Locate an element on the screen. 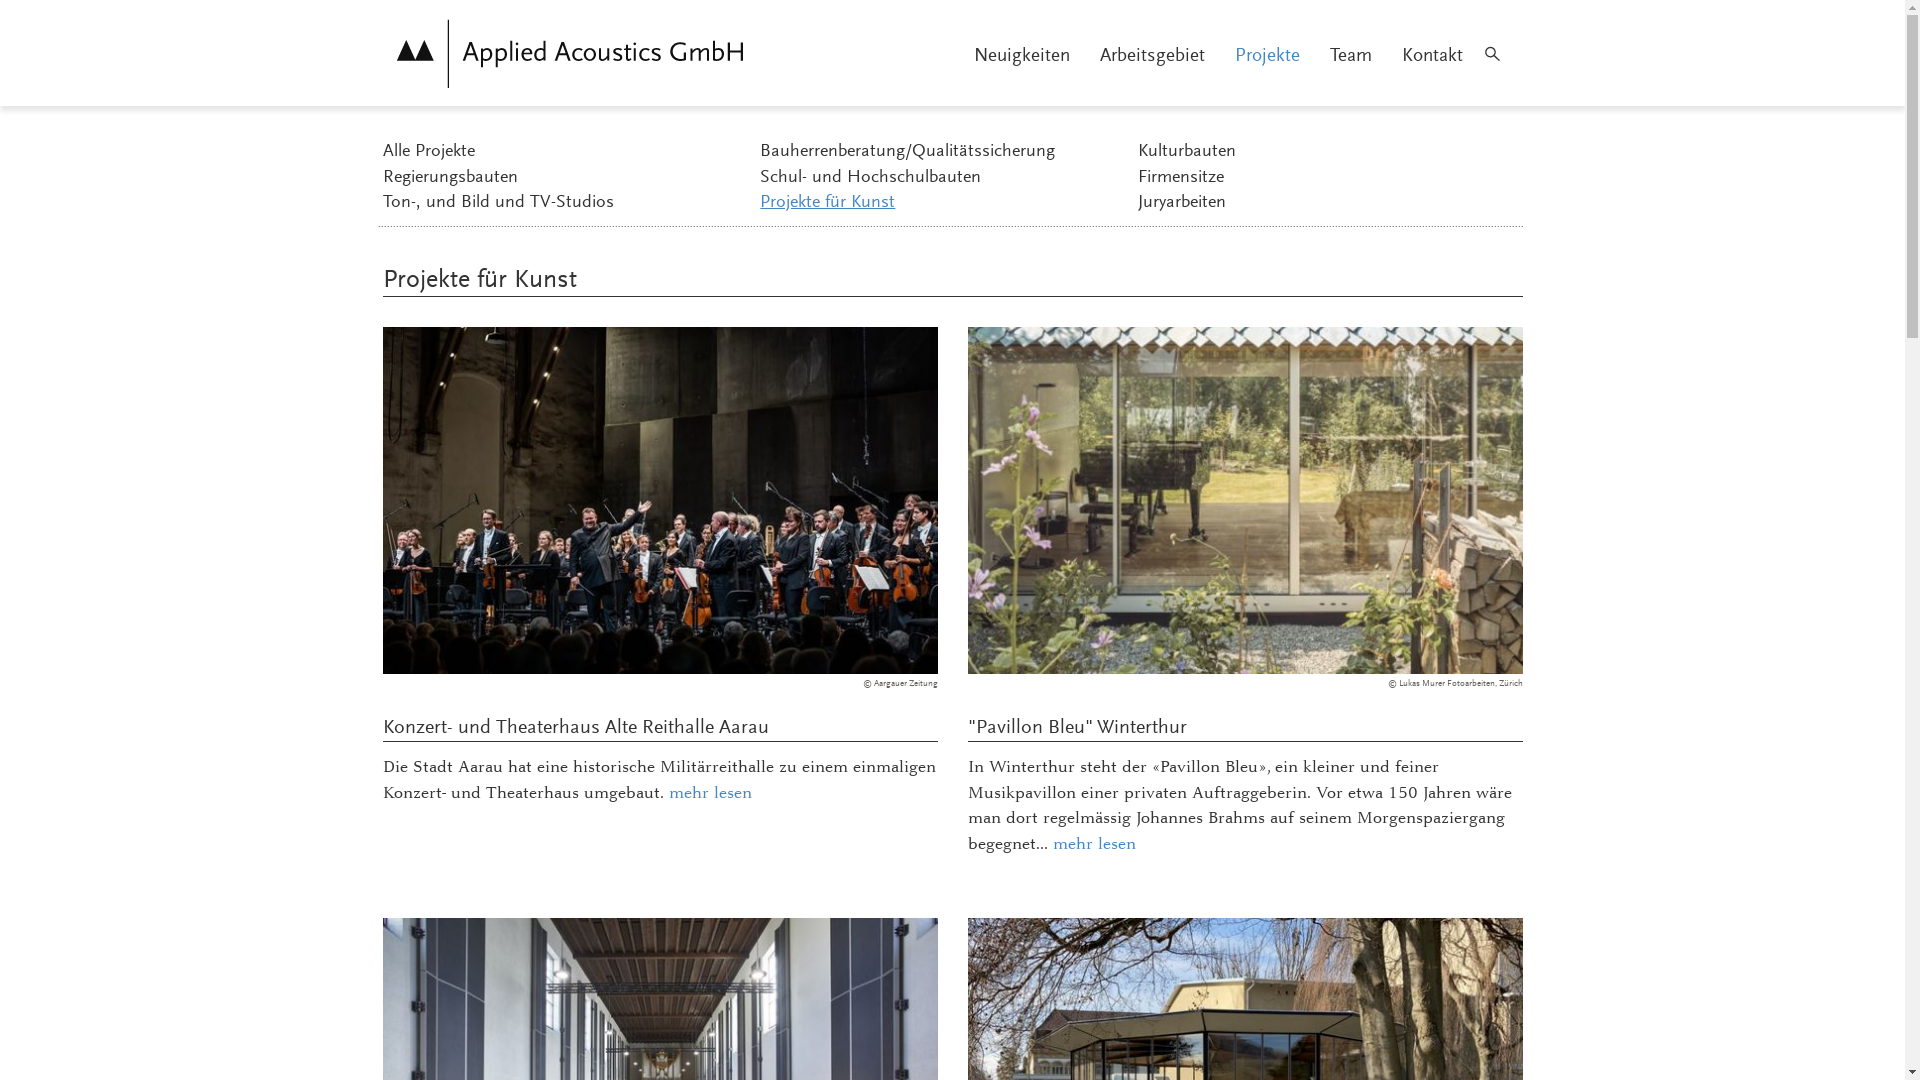  'Team' is located at coordinates (1349, 55).